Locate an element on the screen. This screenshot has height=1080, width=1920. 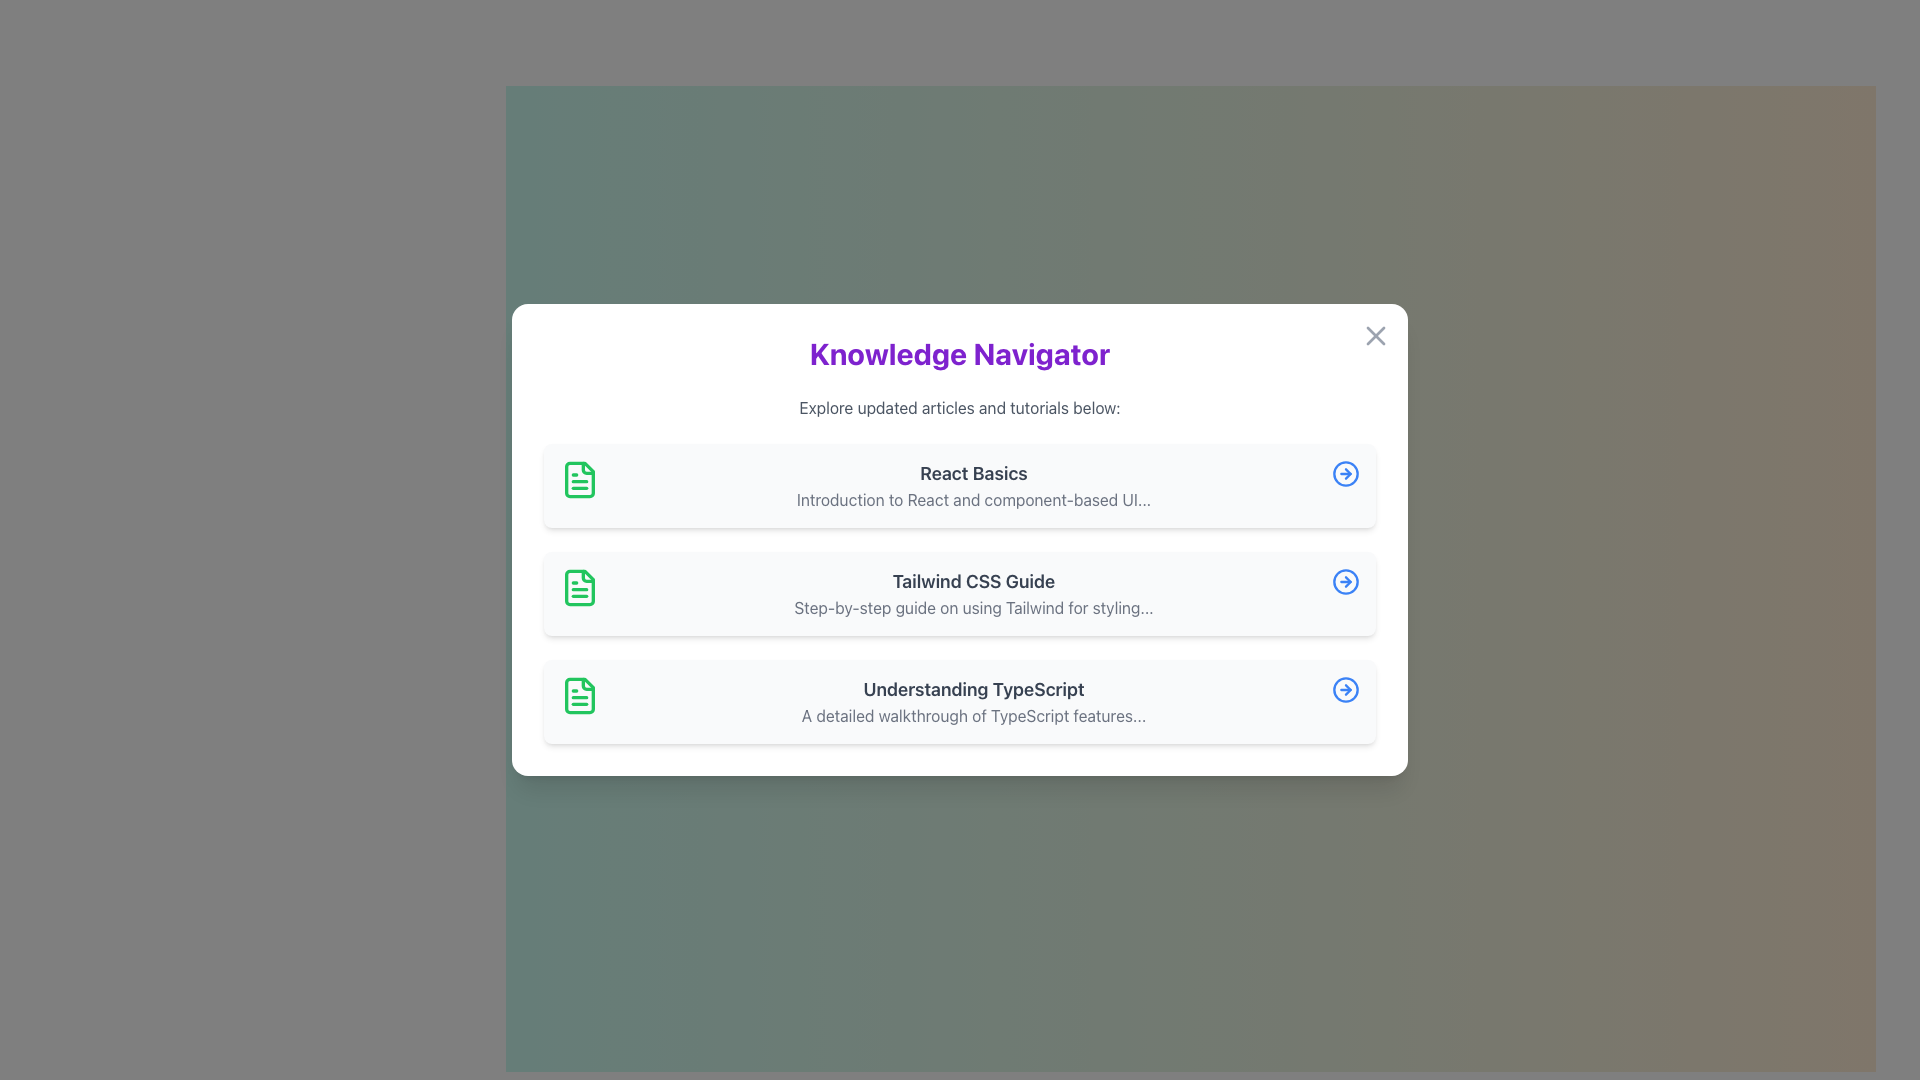
the blue right arrow icon enclosed within a circular border located in the 'Tailwind CSS Guide' row is located at coordinates (1345, 582).